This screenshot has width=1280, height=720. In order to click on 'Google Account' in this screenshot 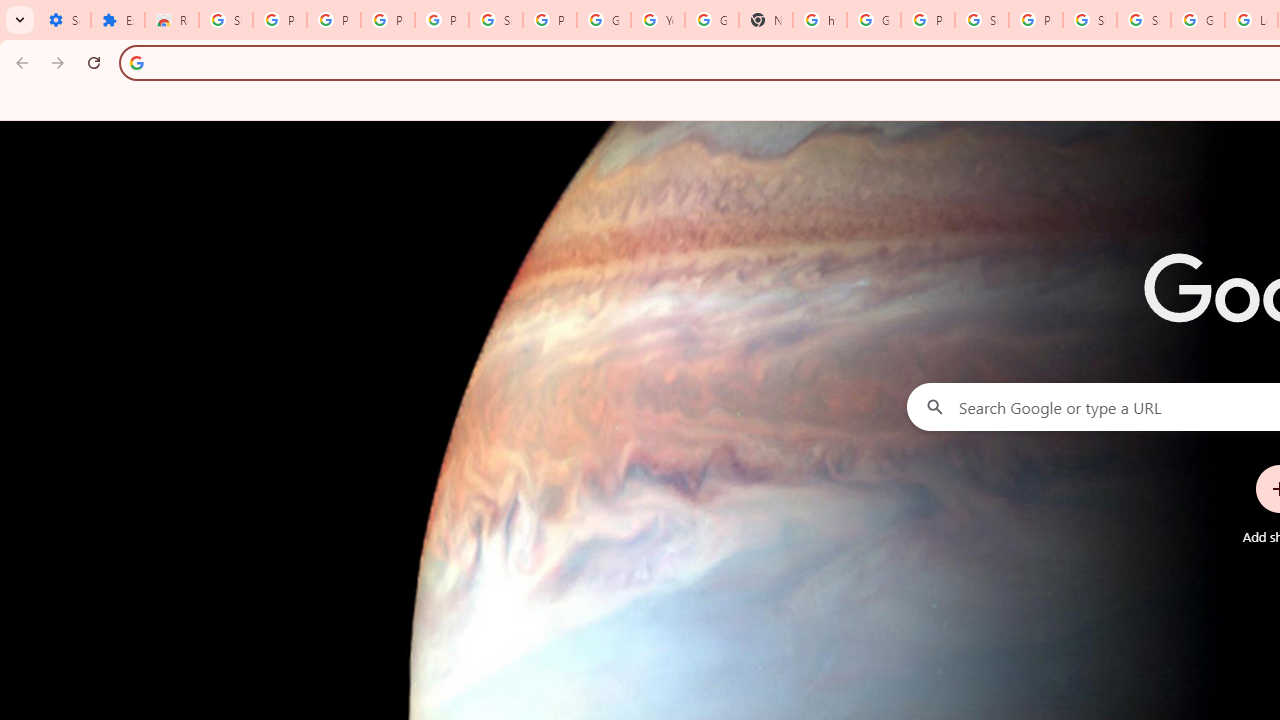, I will do `click(603, 20)`.